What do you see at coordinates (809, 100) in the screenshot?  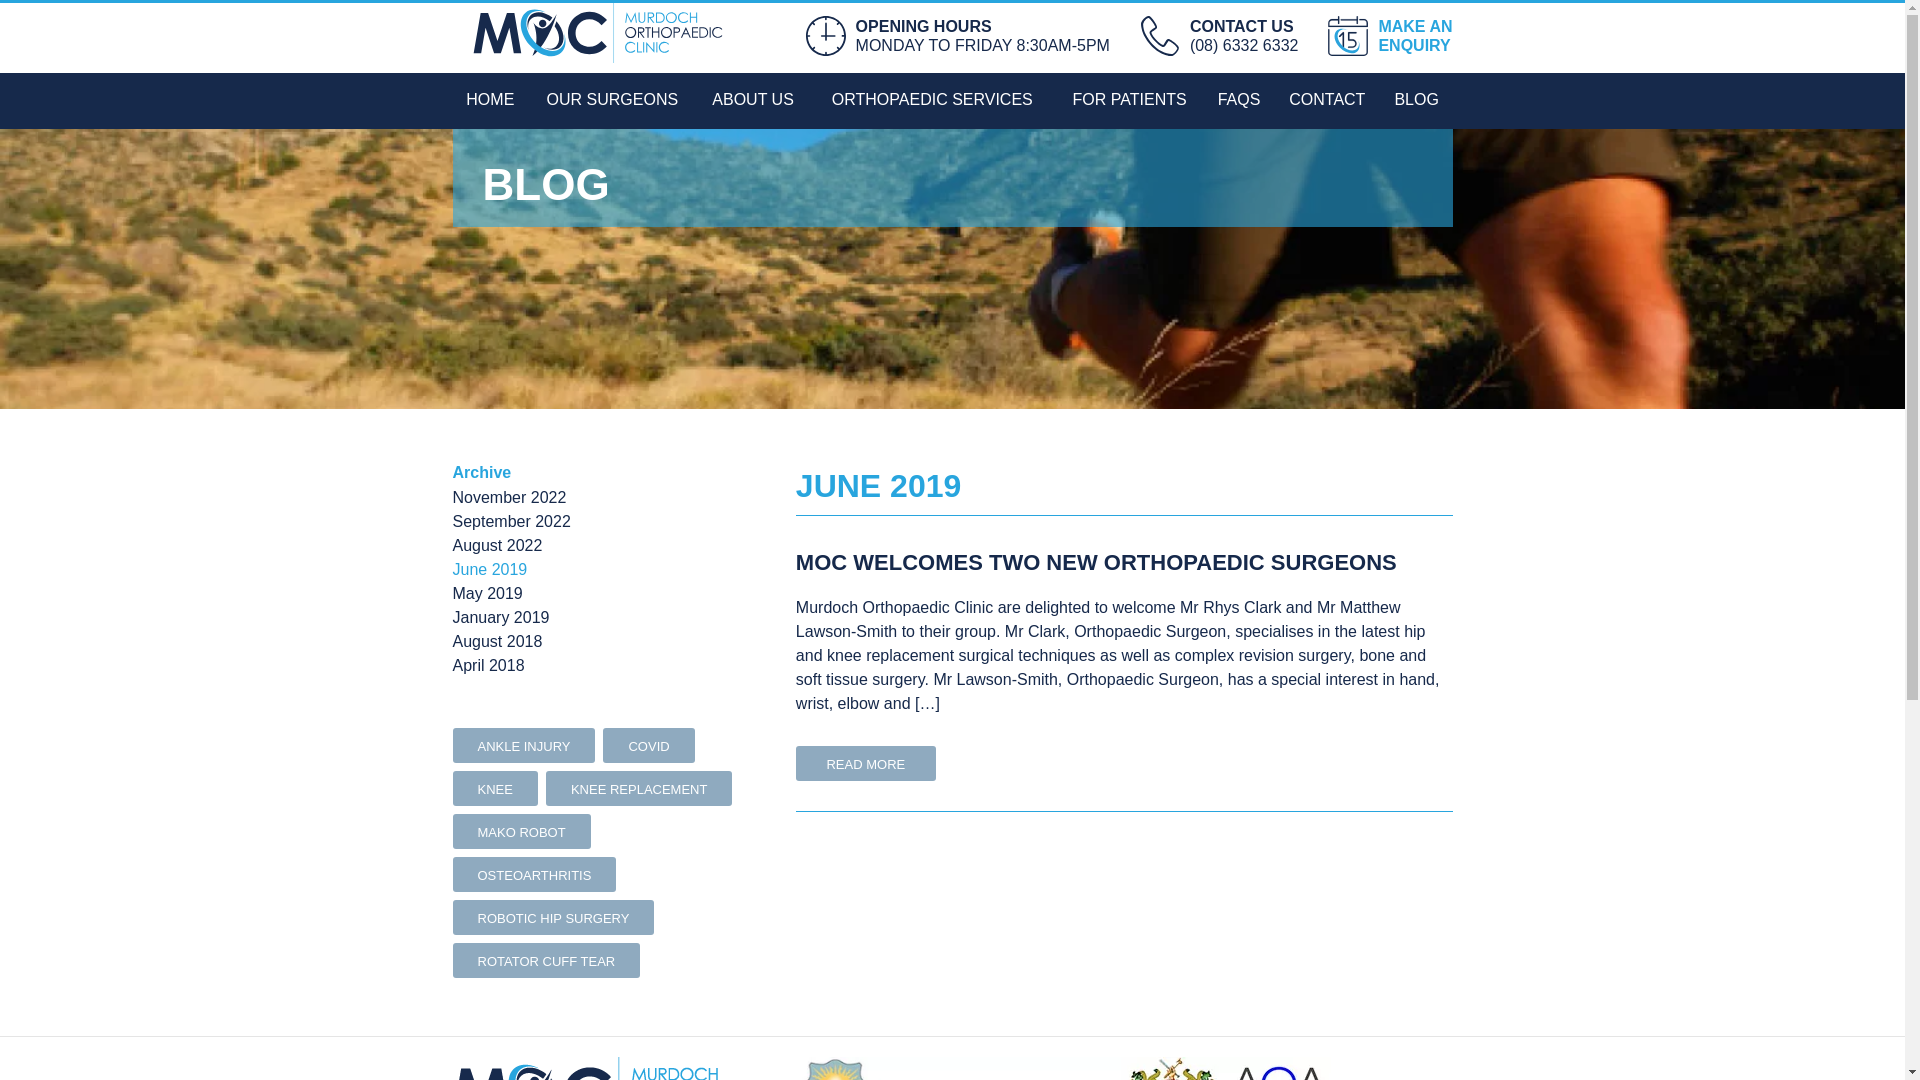 I see `'ORTHOPAEDIC SERVICES'` at bounding box center [809, 100].